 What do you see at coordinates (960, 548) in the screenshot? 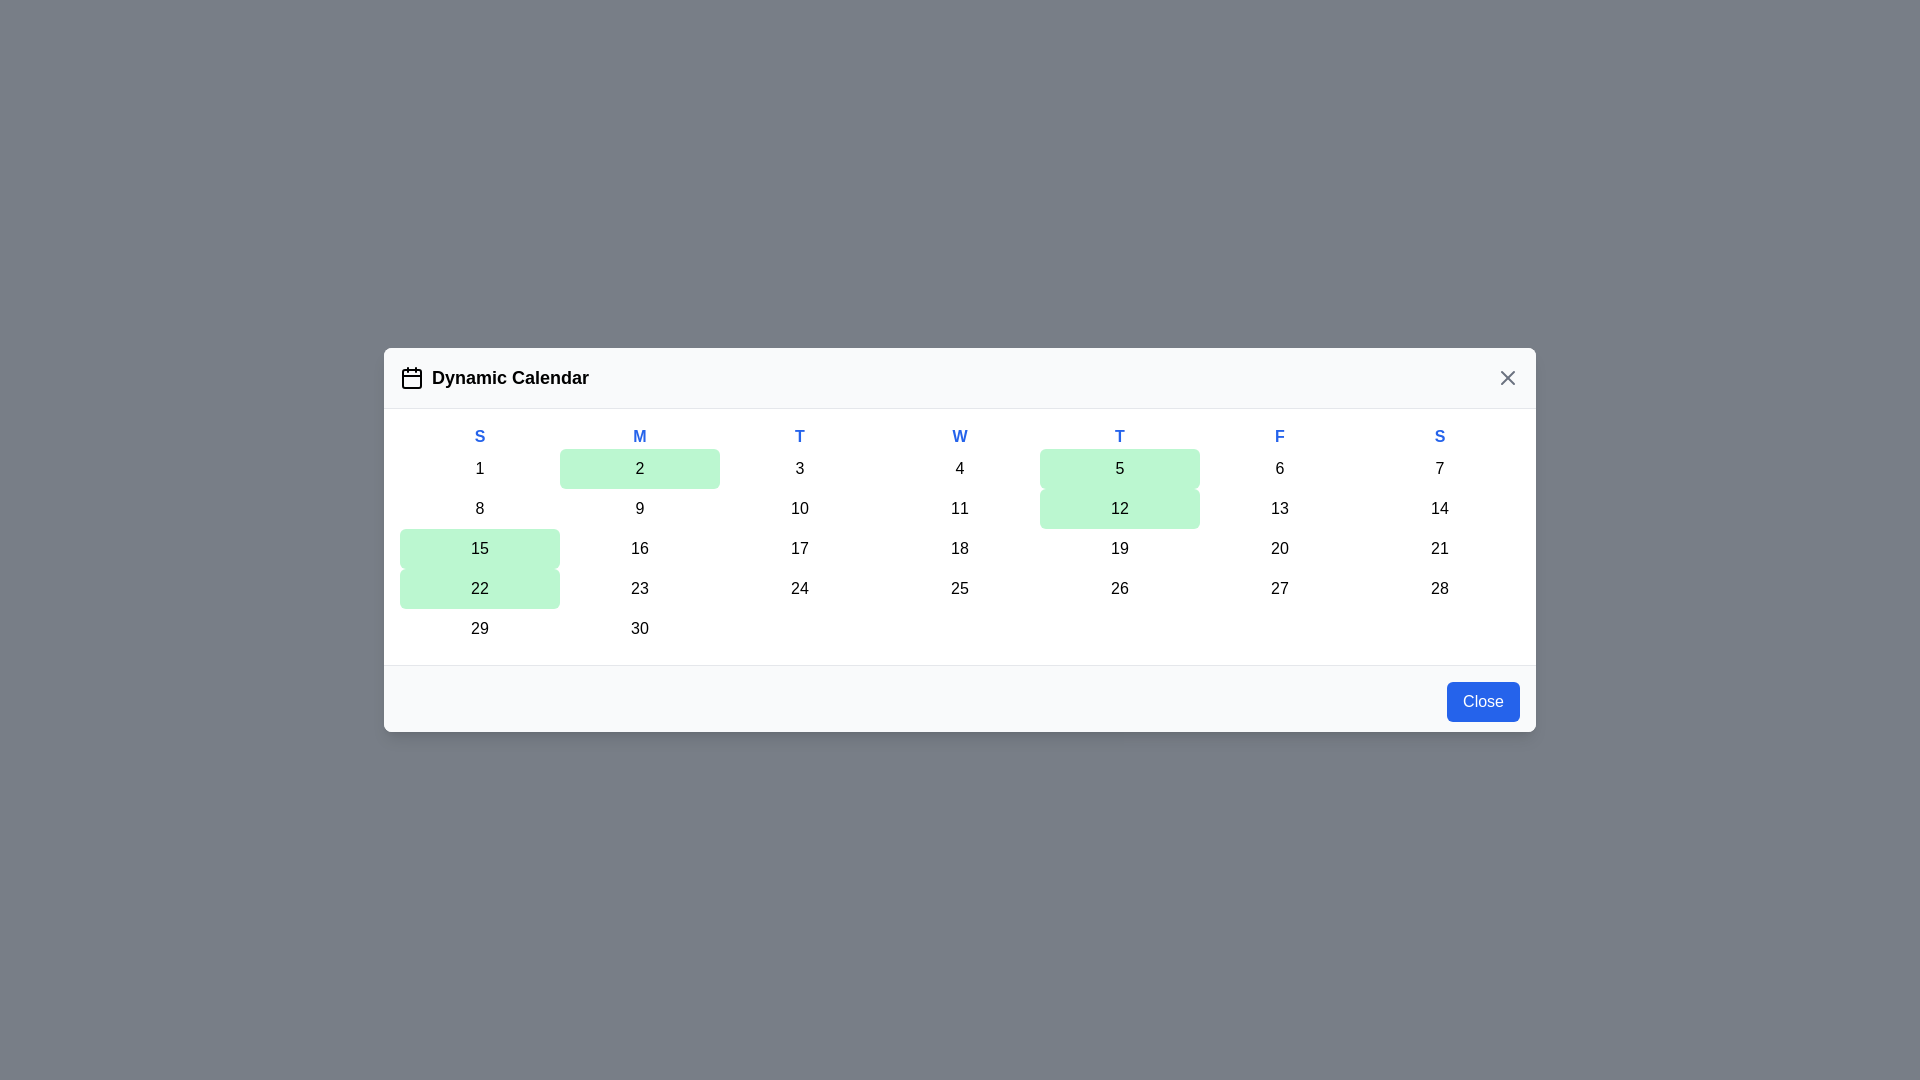
I see `the day cell corresponding to 18` at bounding box center [960, 548].